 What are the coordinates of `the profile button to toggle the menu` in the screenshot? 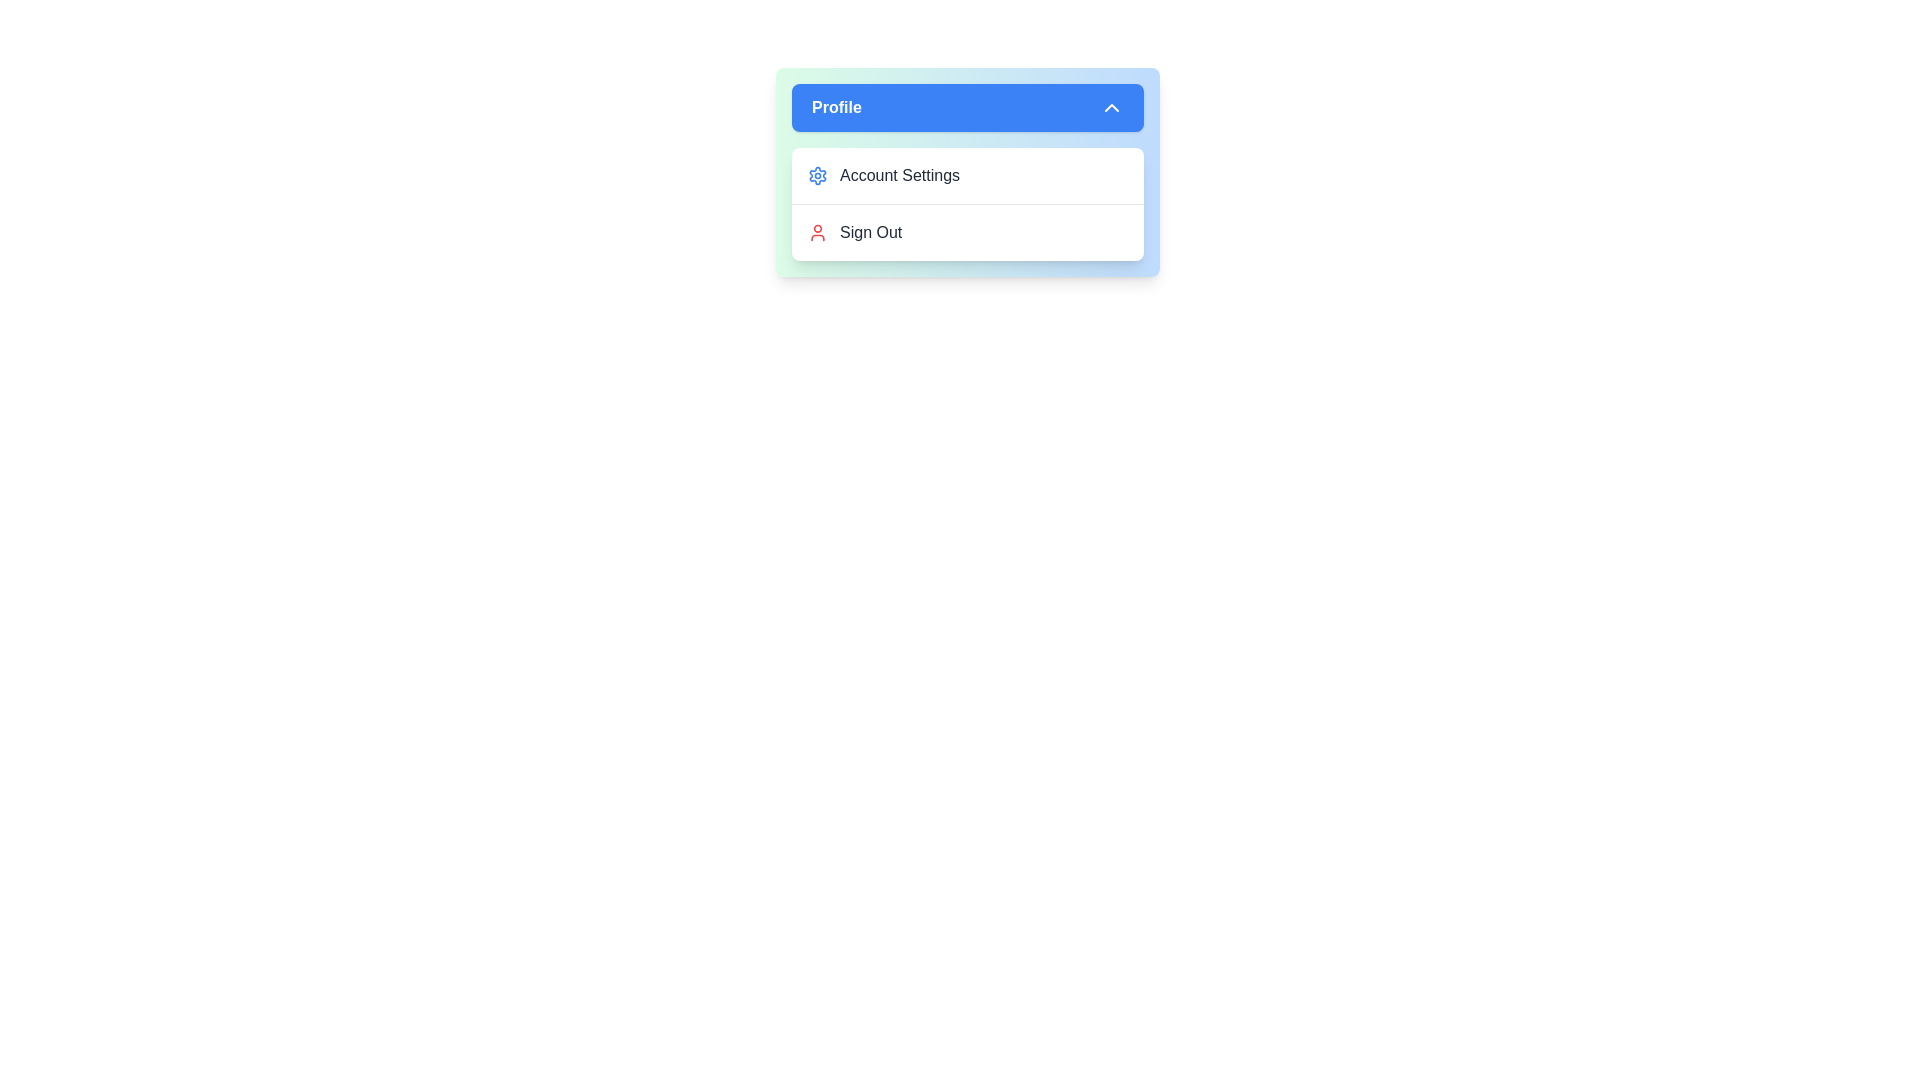 It's located at (968, 108).